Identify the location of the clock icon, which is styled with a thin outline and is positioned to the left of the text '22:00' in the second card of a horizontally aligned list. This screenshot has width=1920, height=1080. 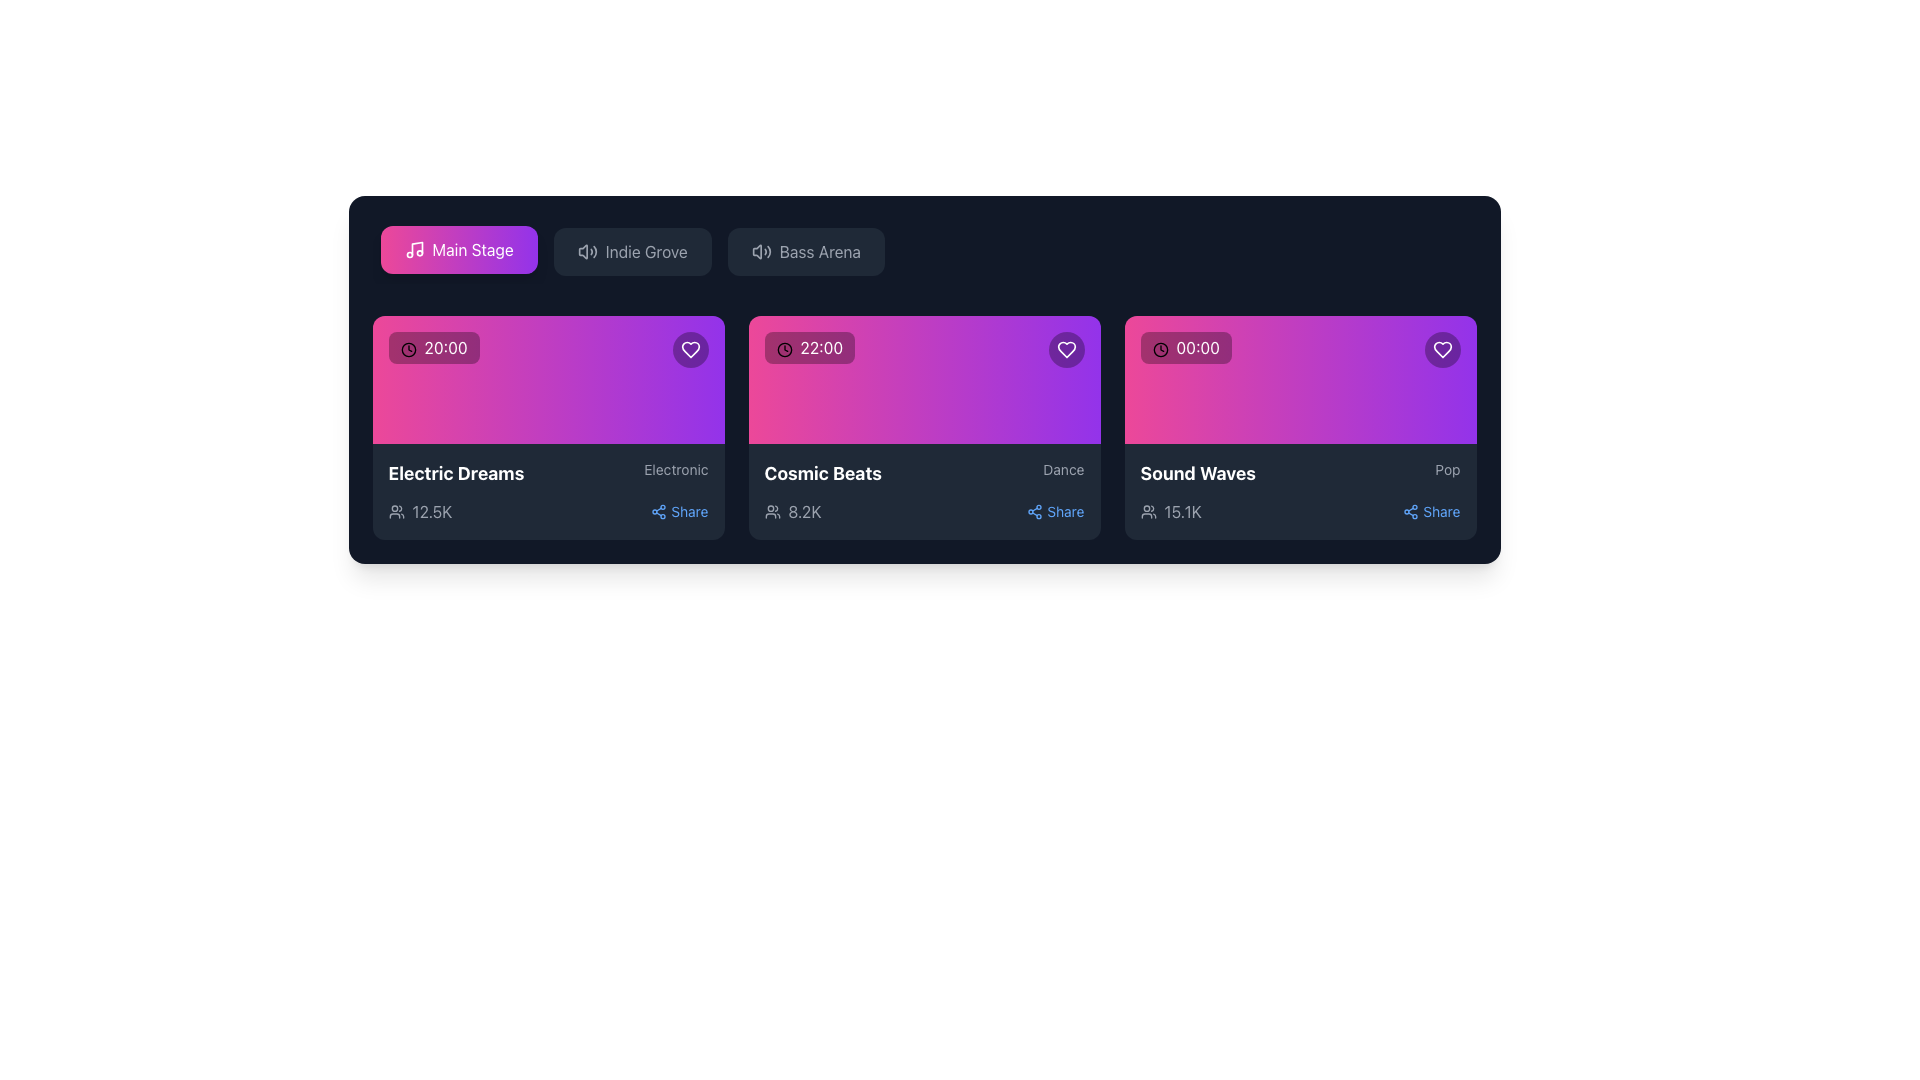
(783, 348).